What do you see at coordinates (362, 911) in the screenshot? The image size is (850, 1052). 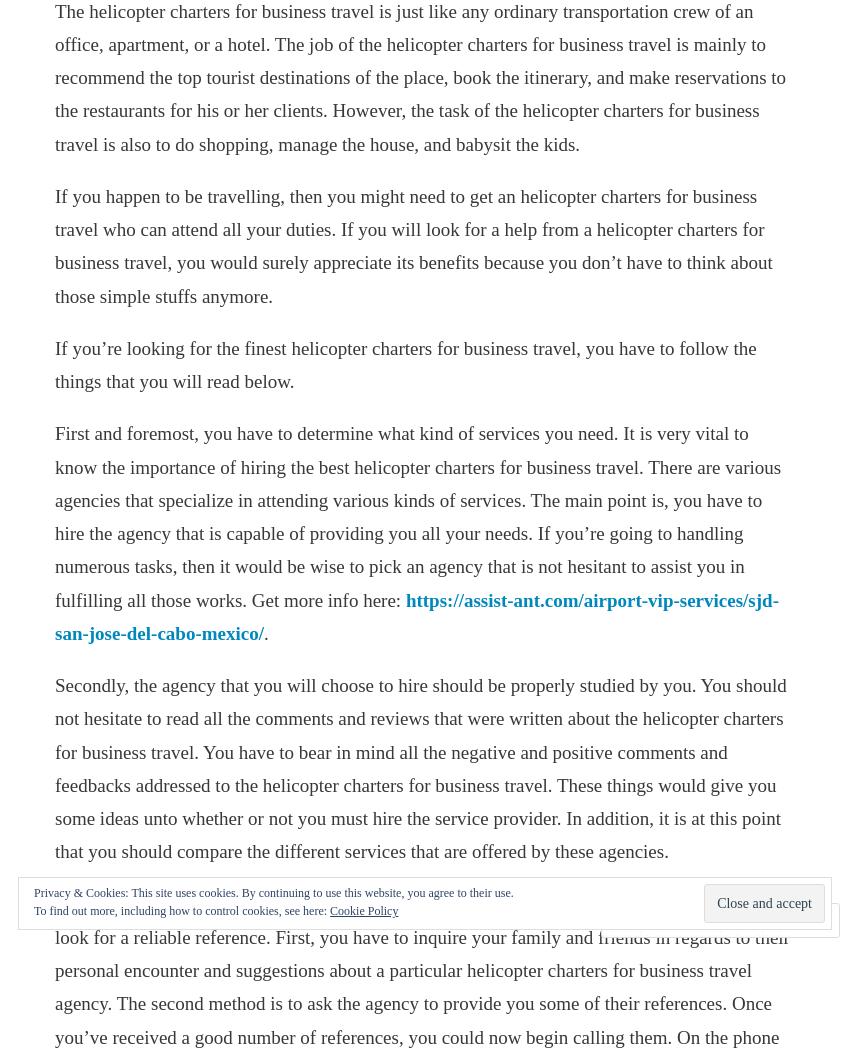 I see `'Cookie Policy'` at bounding box center [362, 911].